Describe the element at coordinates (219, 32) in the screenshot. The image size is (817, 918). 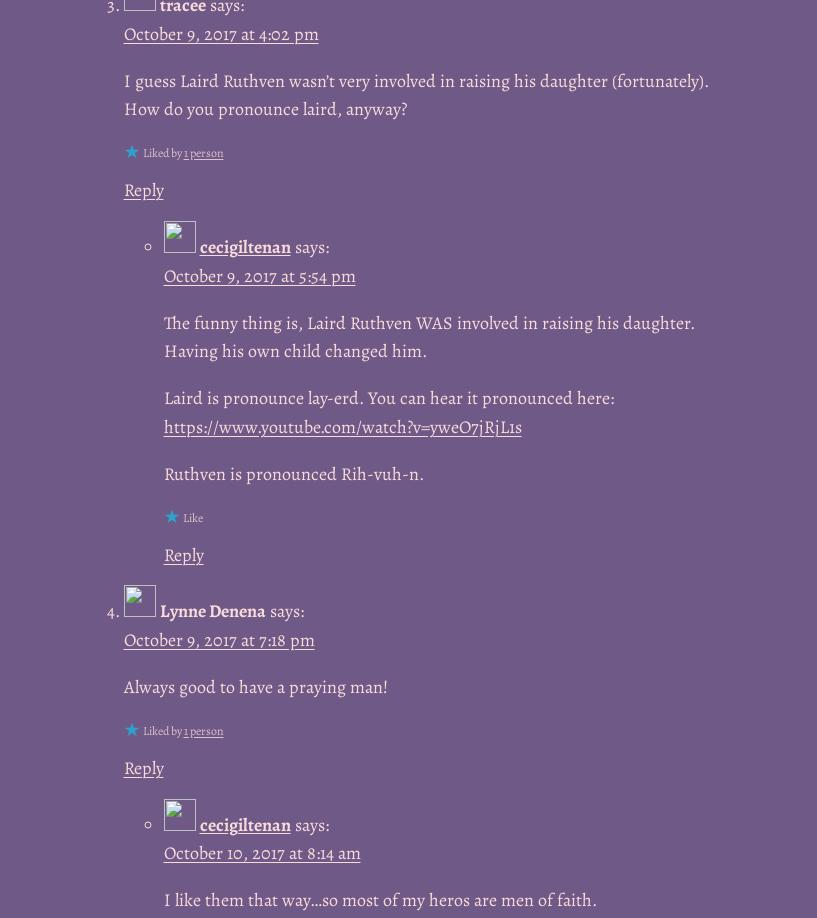
I see `'October 9, 2017 at 4:02 pm'` at that location.